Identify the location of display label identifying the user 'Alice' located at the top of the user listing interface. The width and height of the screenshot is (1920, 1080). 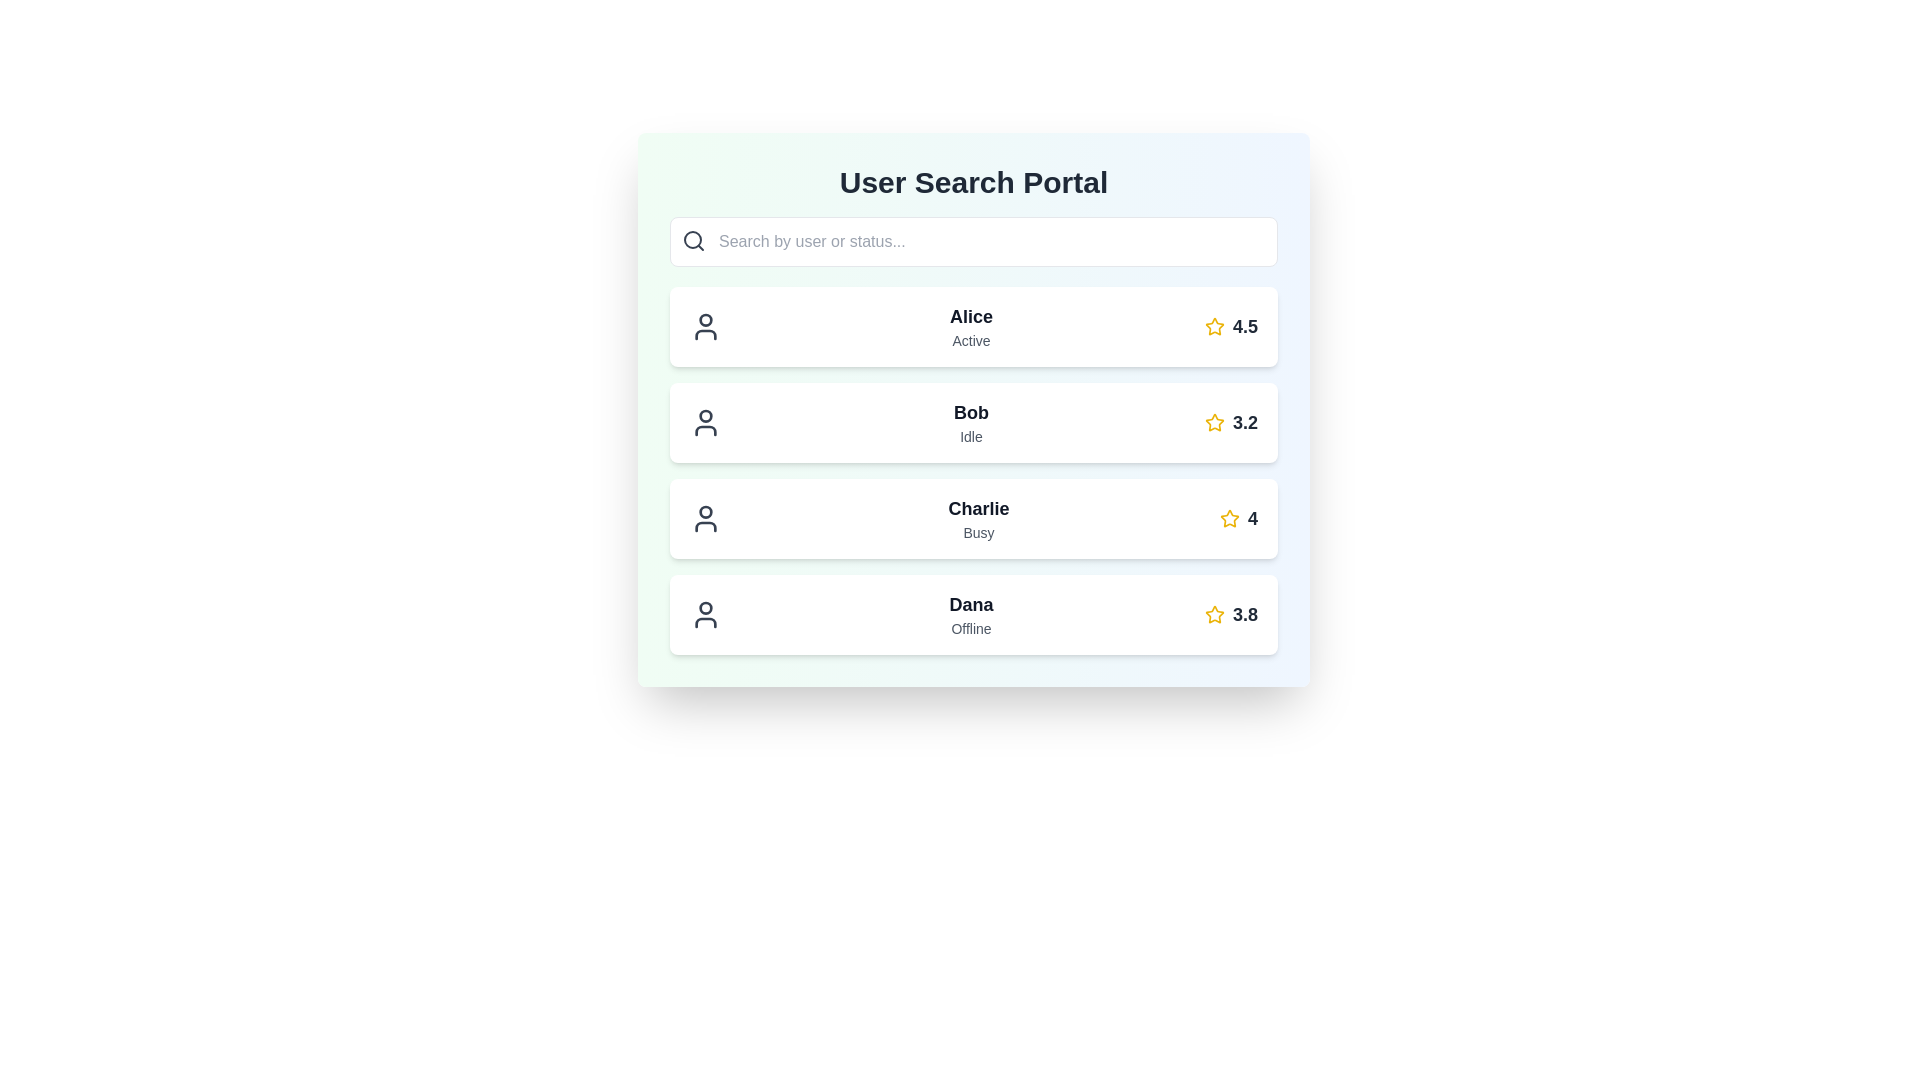
(971, 315).